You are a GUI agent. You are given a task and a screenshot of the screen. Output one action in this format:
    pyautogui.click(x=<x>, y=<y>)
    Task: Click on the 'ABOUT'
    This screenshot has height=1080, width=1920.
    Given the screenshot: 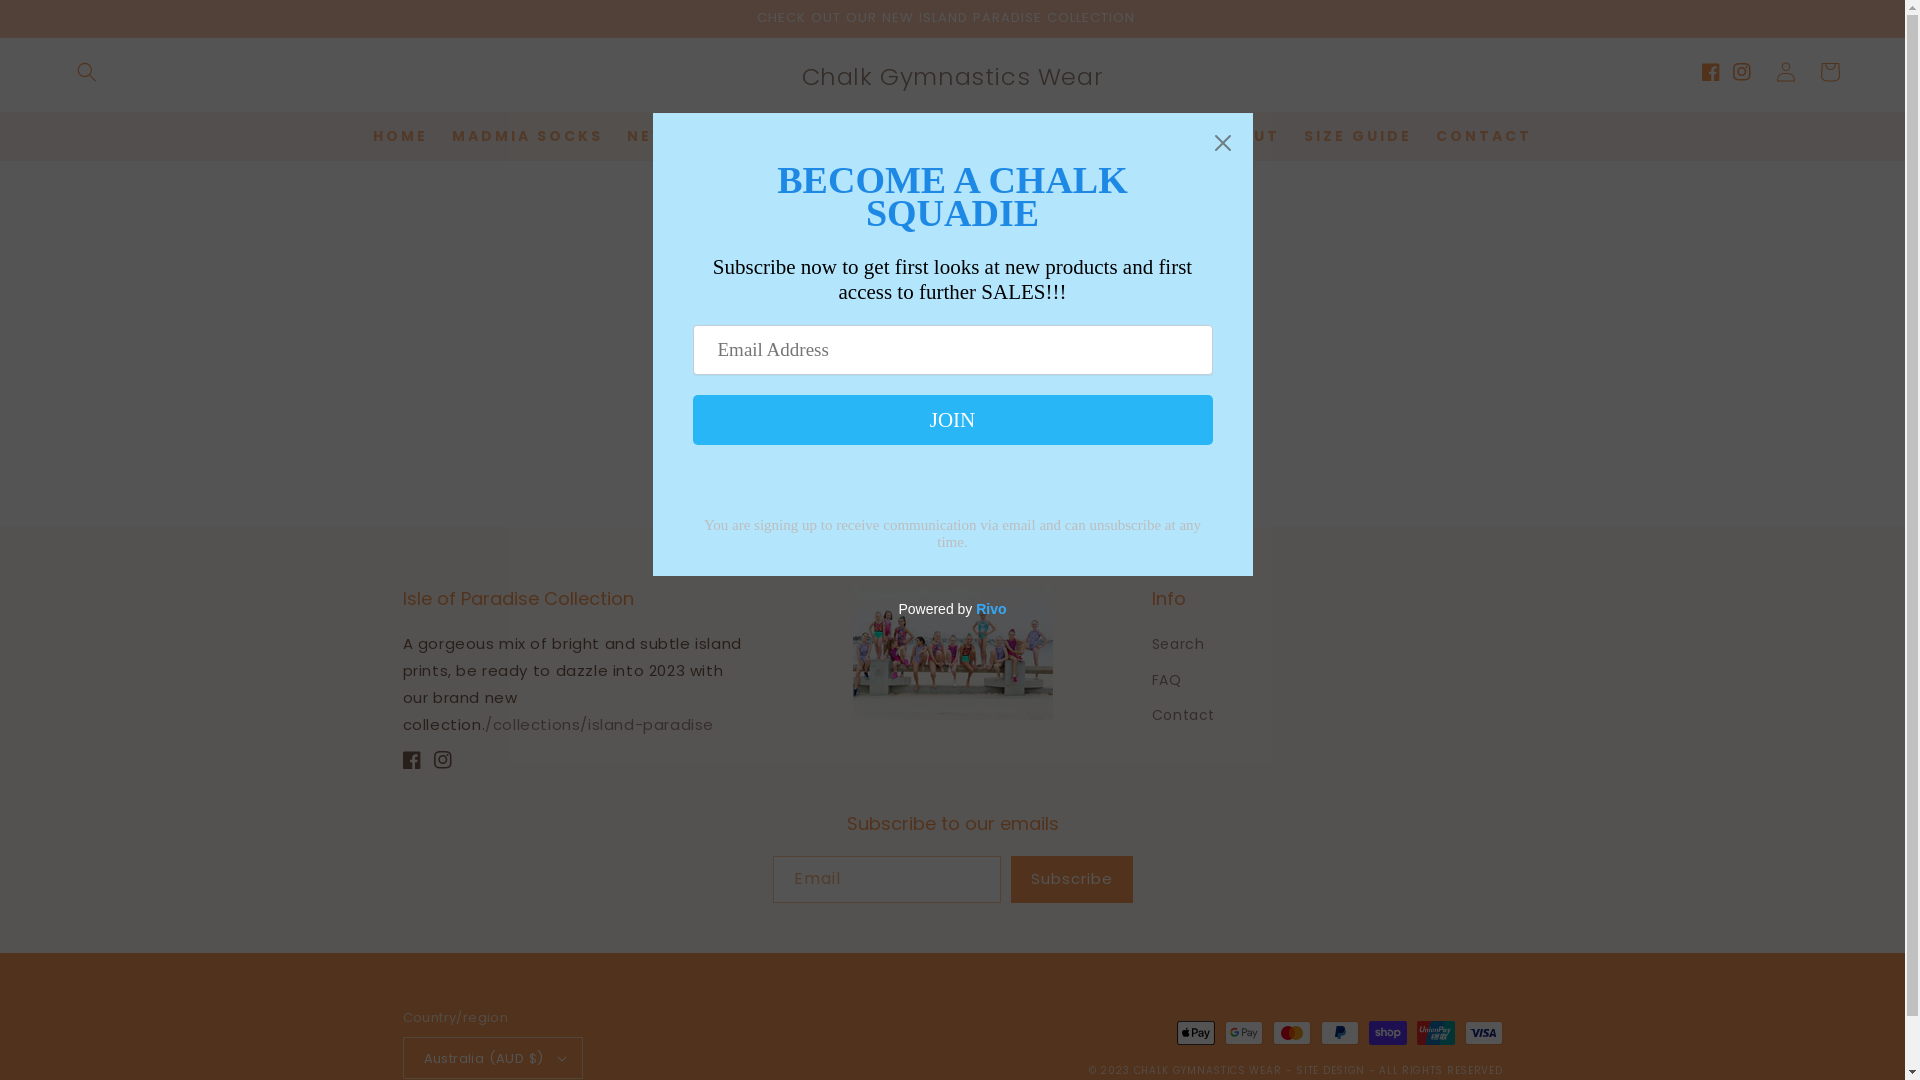 What is the action you would take?
    pyautogui.click(x=1245, y=135)
    